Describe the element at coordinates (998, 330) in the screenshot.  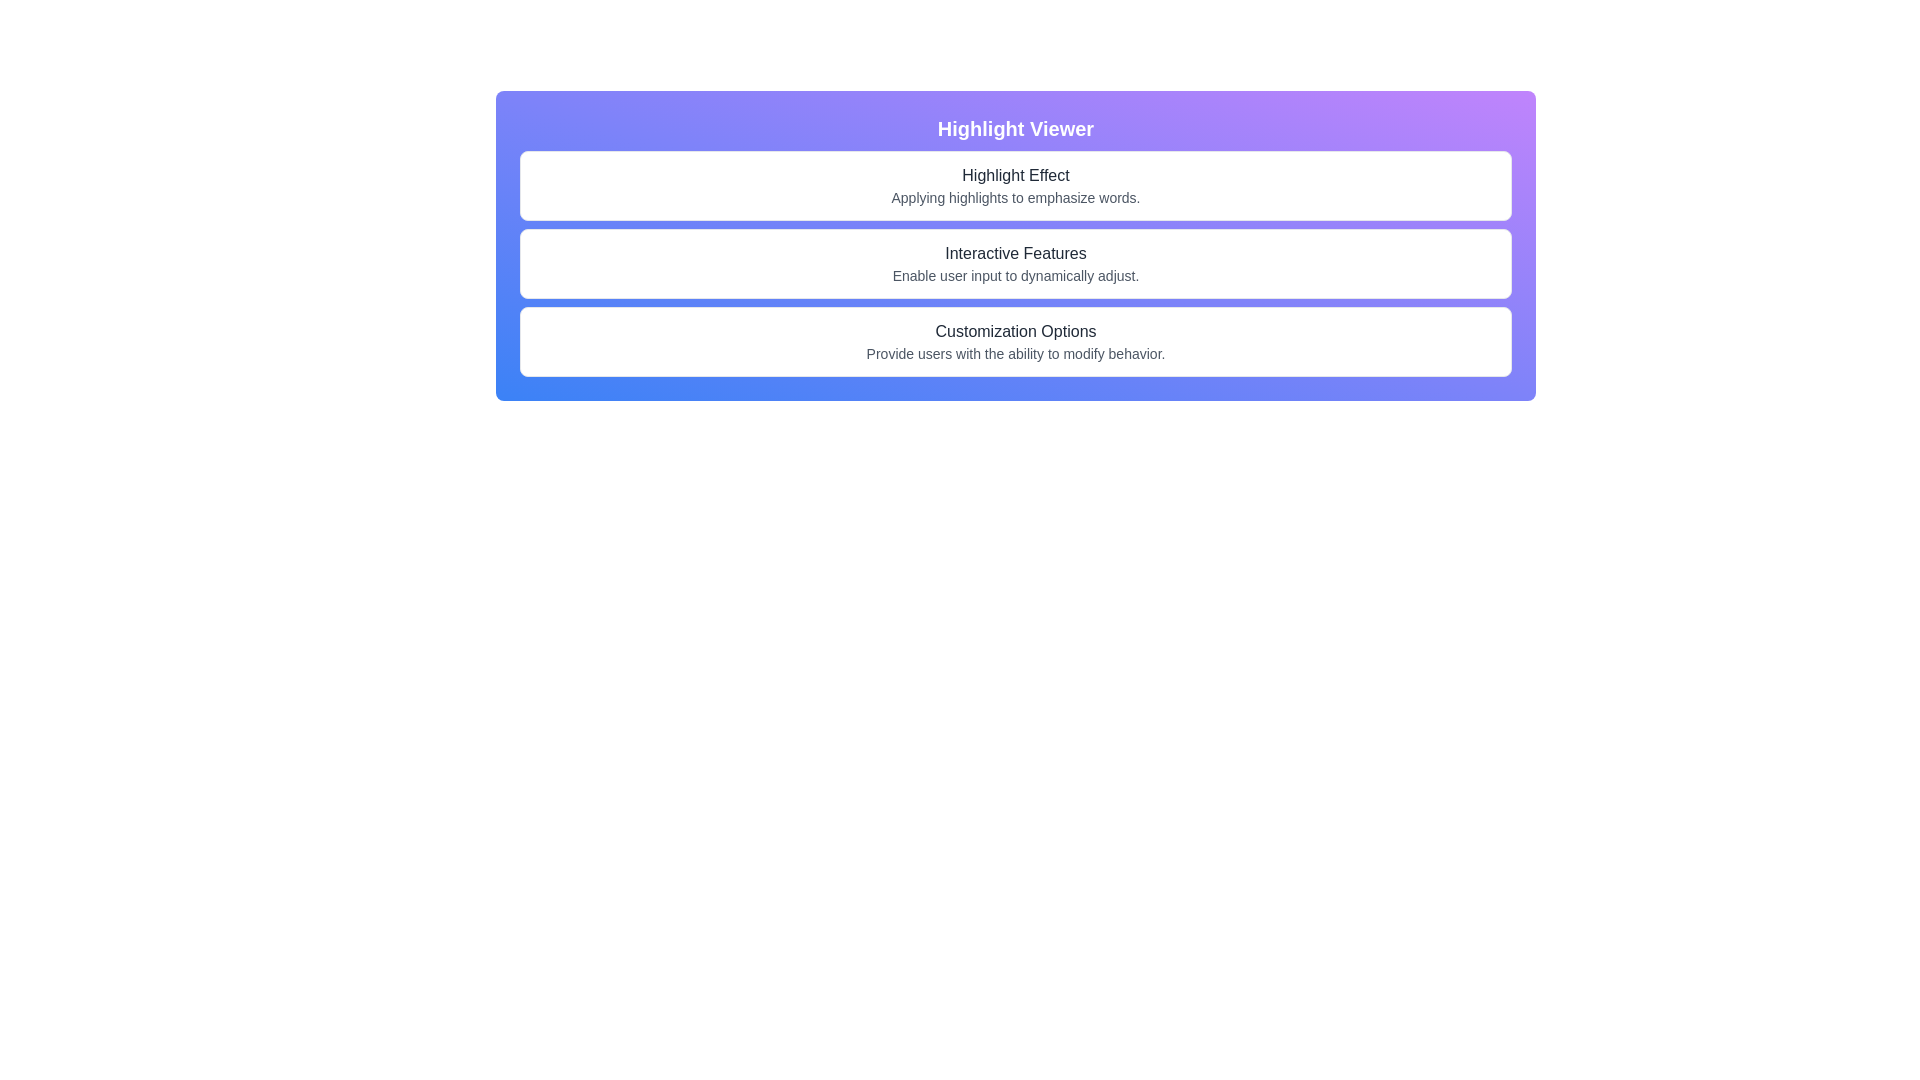
I see `the 8th character of the string 'Customization Options' located in the bottom cell of the layout grid under the header 'Highlight Viewer'` at that location.